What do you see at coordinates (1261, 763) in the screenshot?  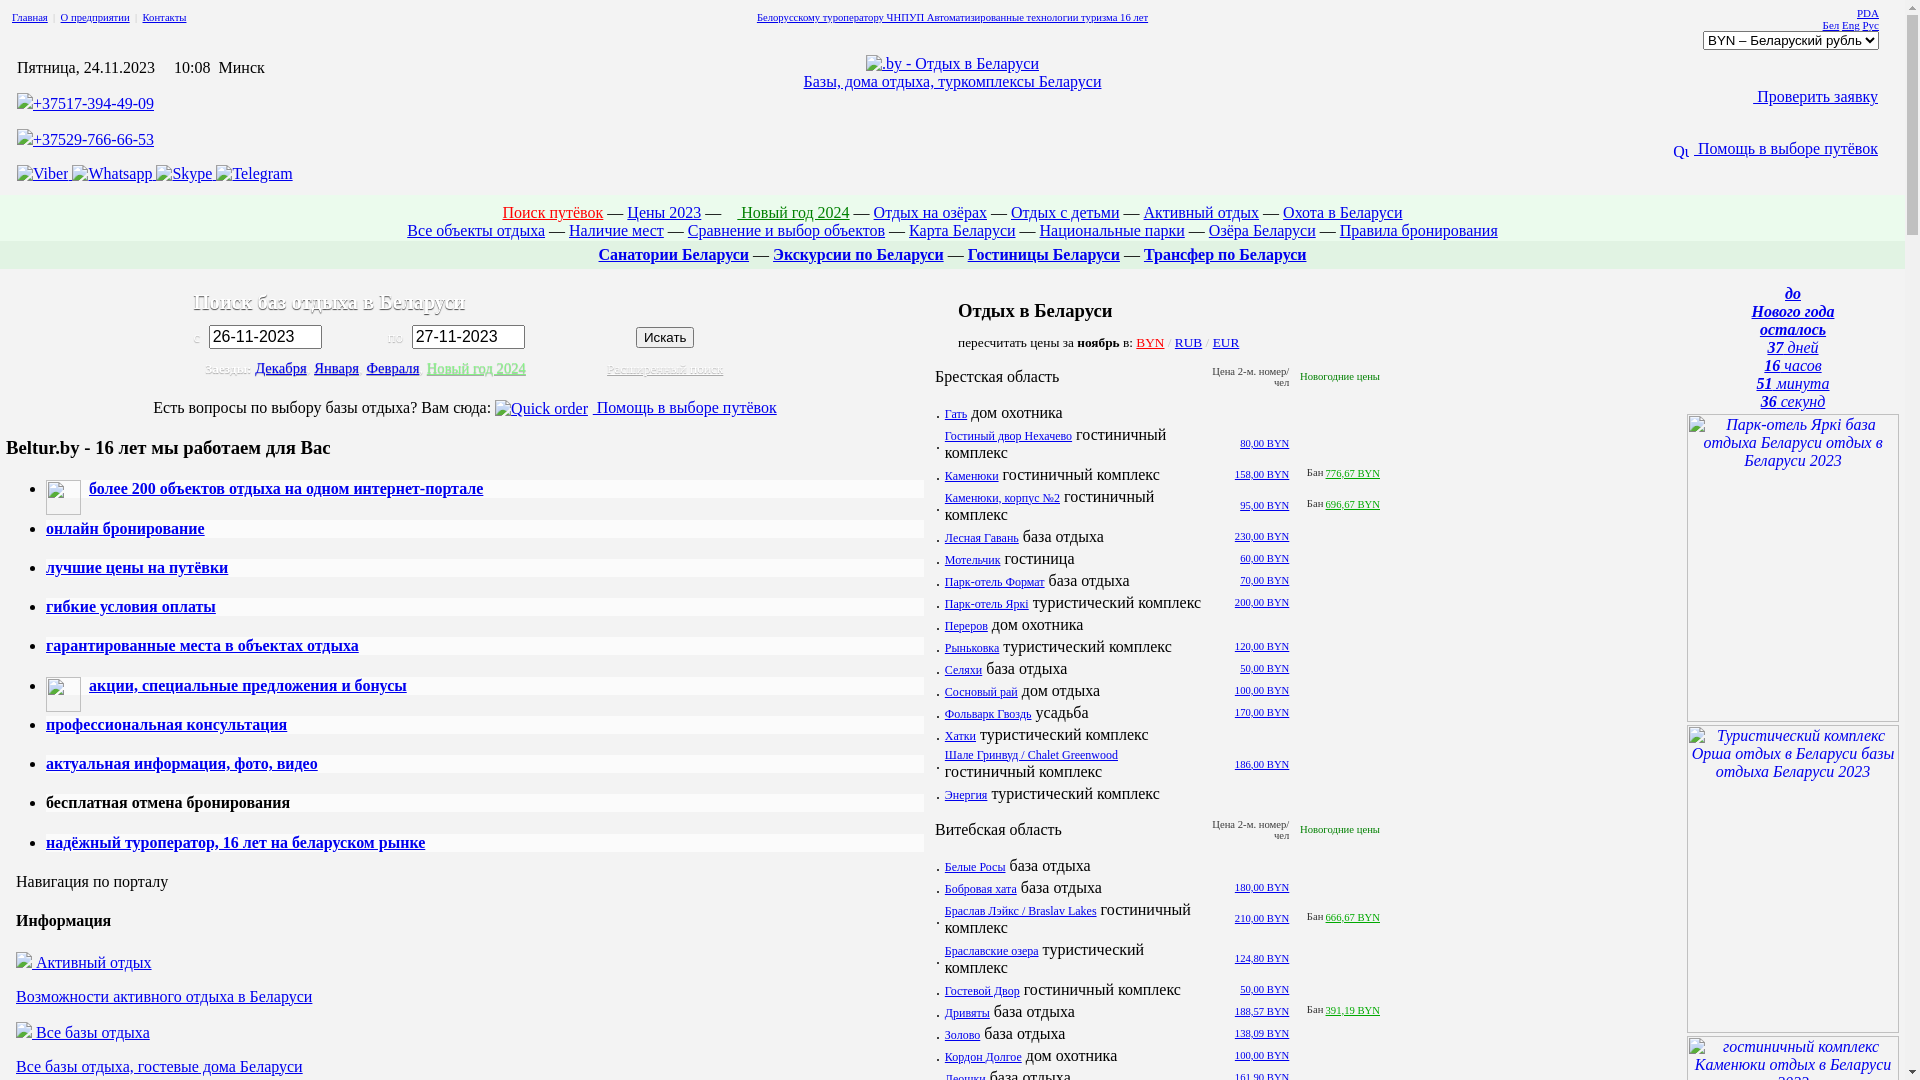 I see `'186,00 BYN'` at bounding box center [1261, 763].